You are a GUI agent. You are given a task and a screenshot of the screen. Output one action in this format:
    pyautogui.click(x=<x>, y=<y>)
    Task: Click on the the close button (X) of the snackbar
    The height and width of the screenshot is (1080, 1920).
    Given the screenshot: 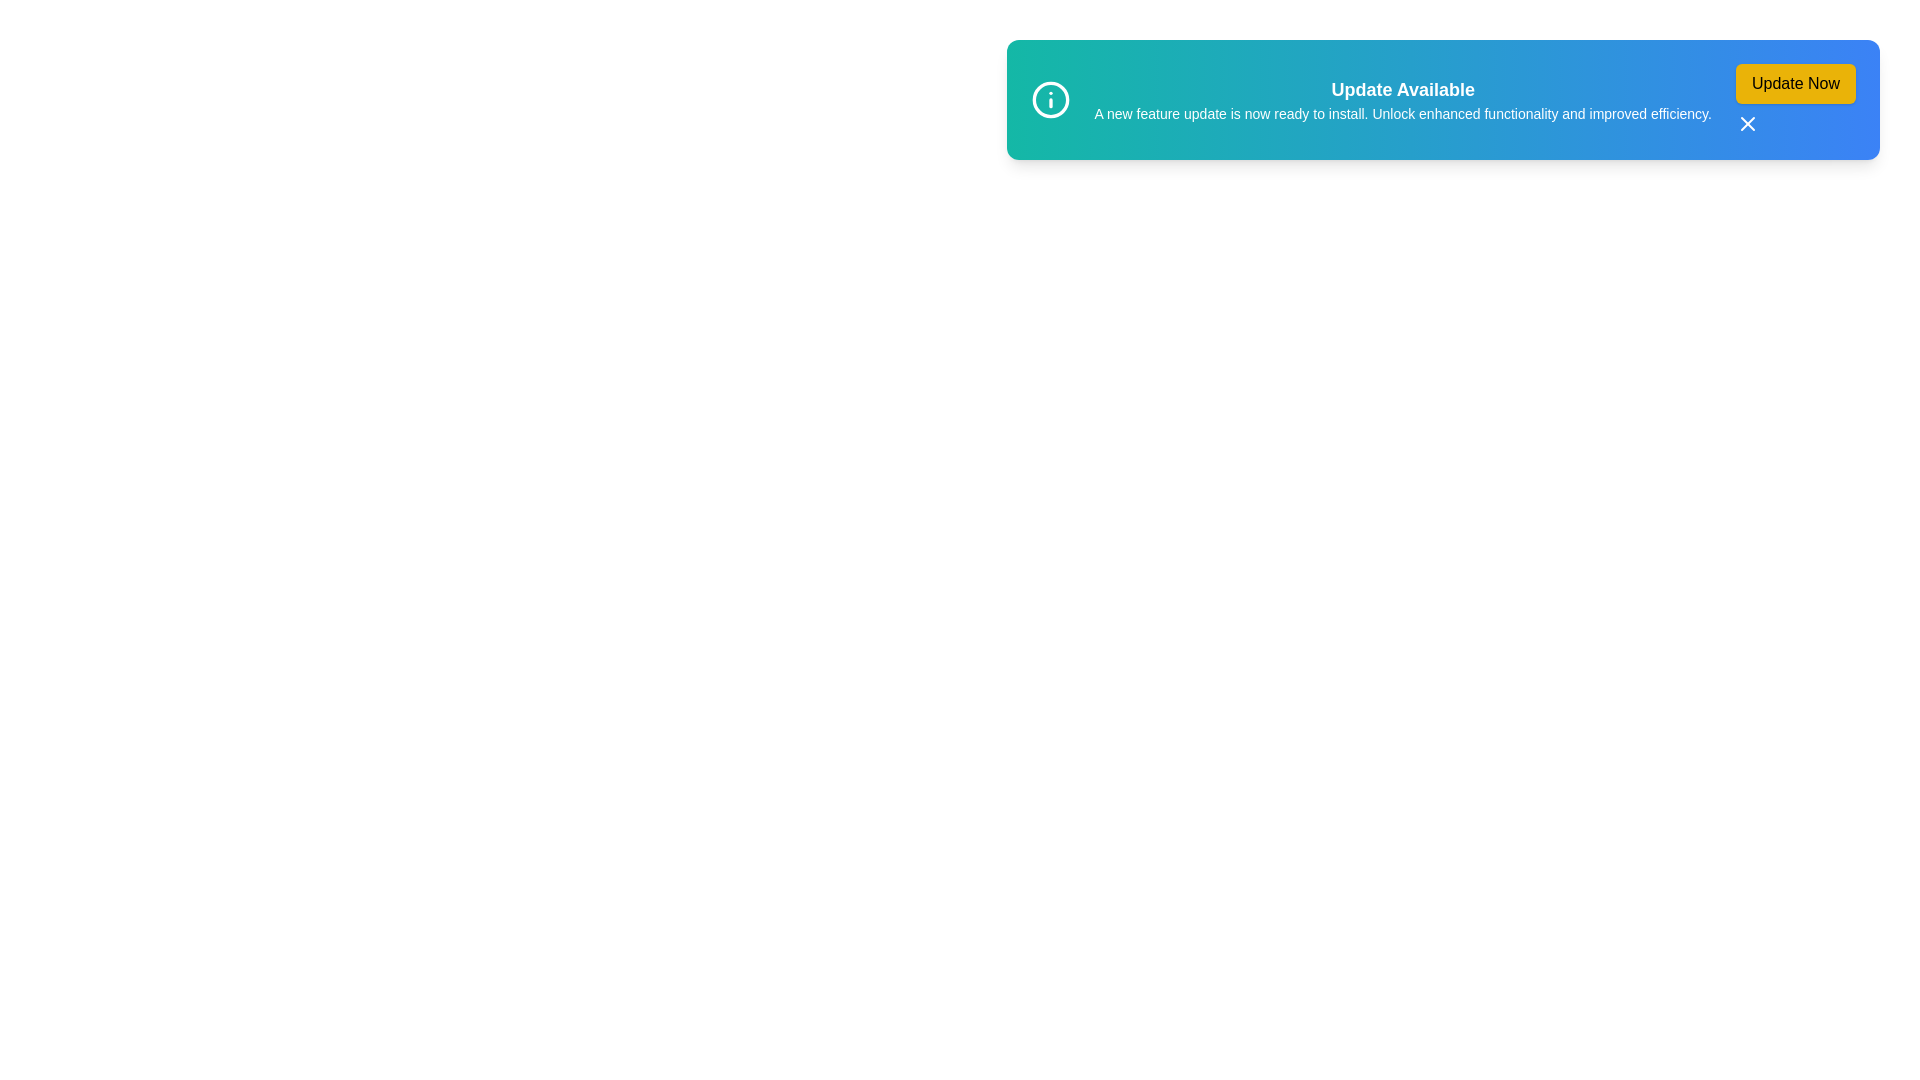 What is the action you would take?
    pyautogui.click(x=1795, y=123)
    